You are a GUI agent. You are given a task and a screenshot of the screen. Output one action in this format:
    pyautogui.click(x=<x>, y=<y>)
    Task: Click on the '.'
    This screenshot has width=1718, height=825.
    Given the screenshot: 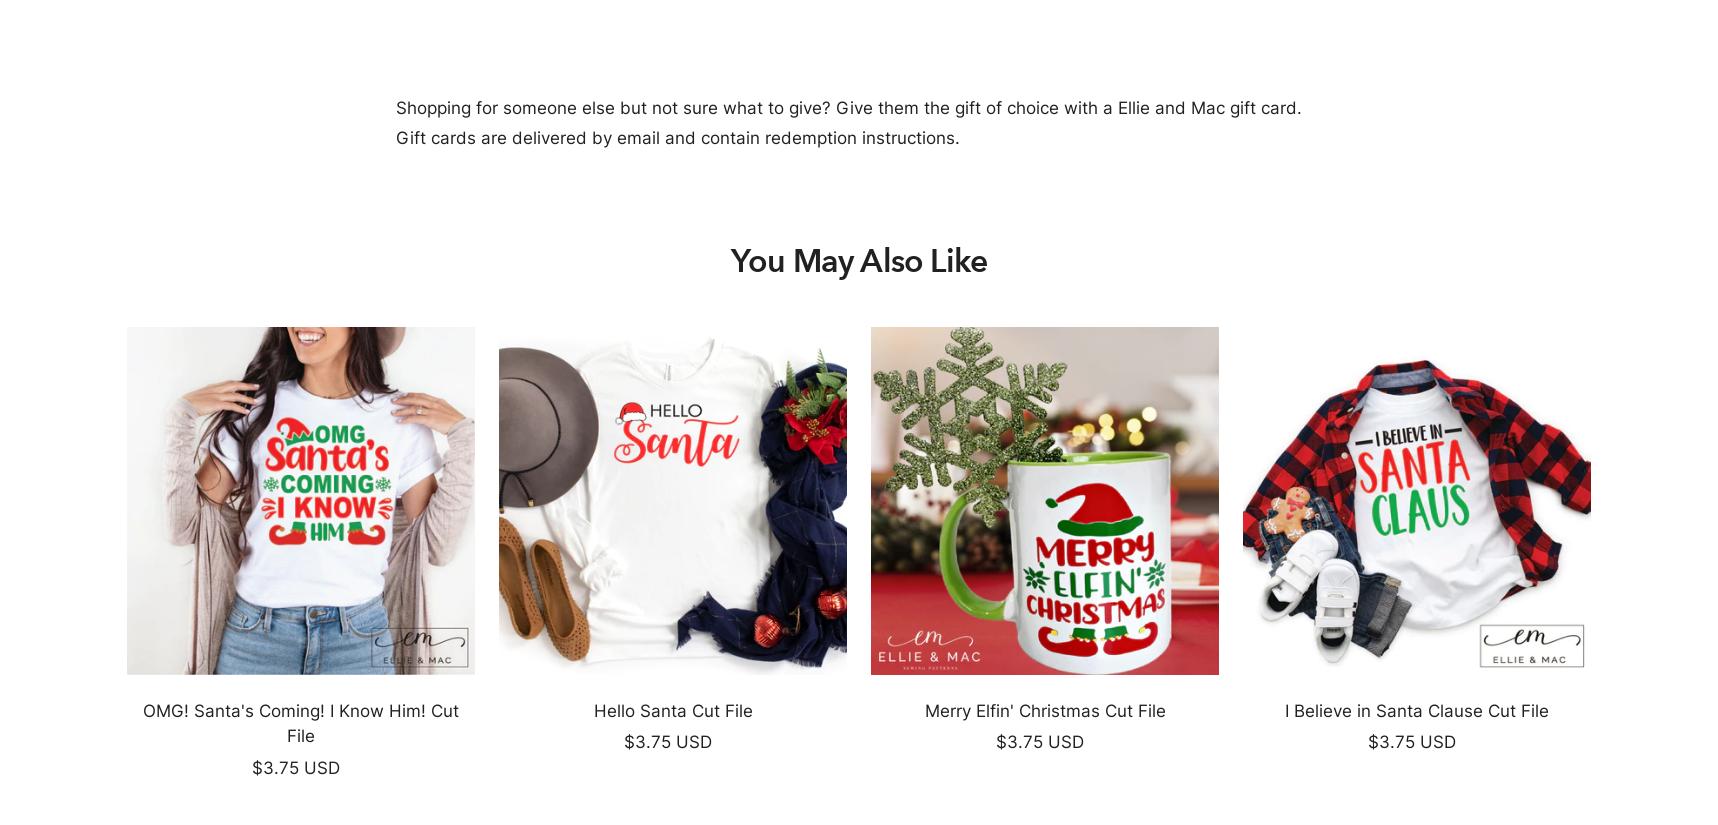 What is the action you would take?
    pyautogui.click(x=1408, y=699)
    